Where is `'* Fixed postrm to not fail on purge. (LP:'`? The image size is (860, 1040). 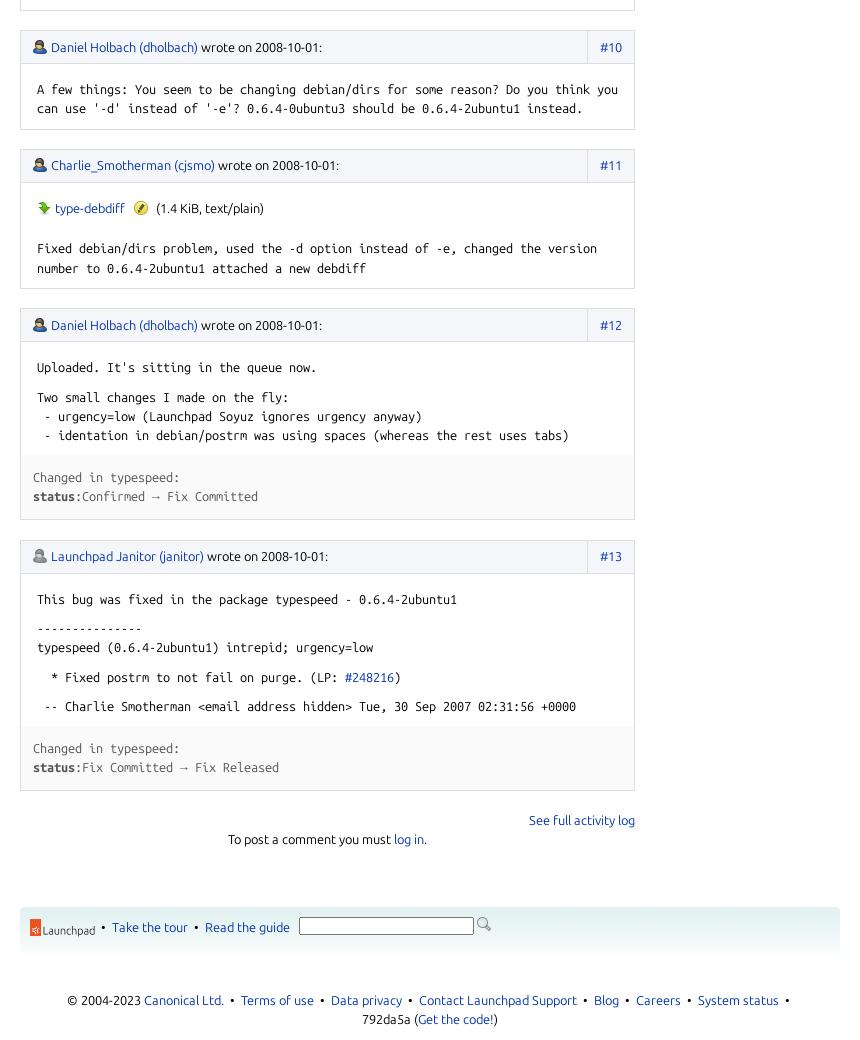 '* Fixed postrm to not fail on purge. (LP:' is located at coordinates (36, 676).